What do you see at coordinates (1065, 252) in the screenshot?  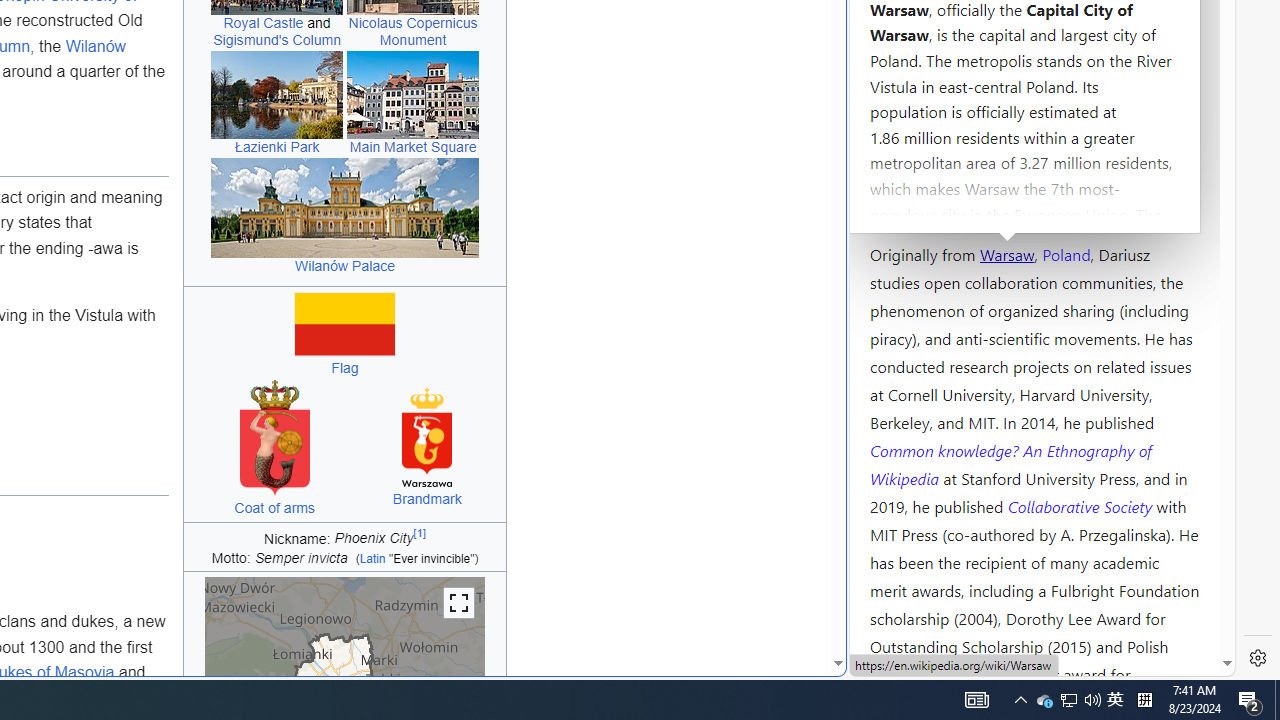 I see `'Poland'` at bounding box center [1065, 252].